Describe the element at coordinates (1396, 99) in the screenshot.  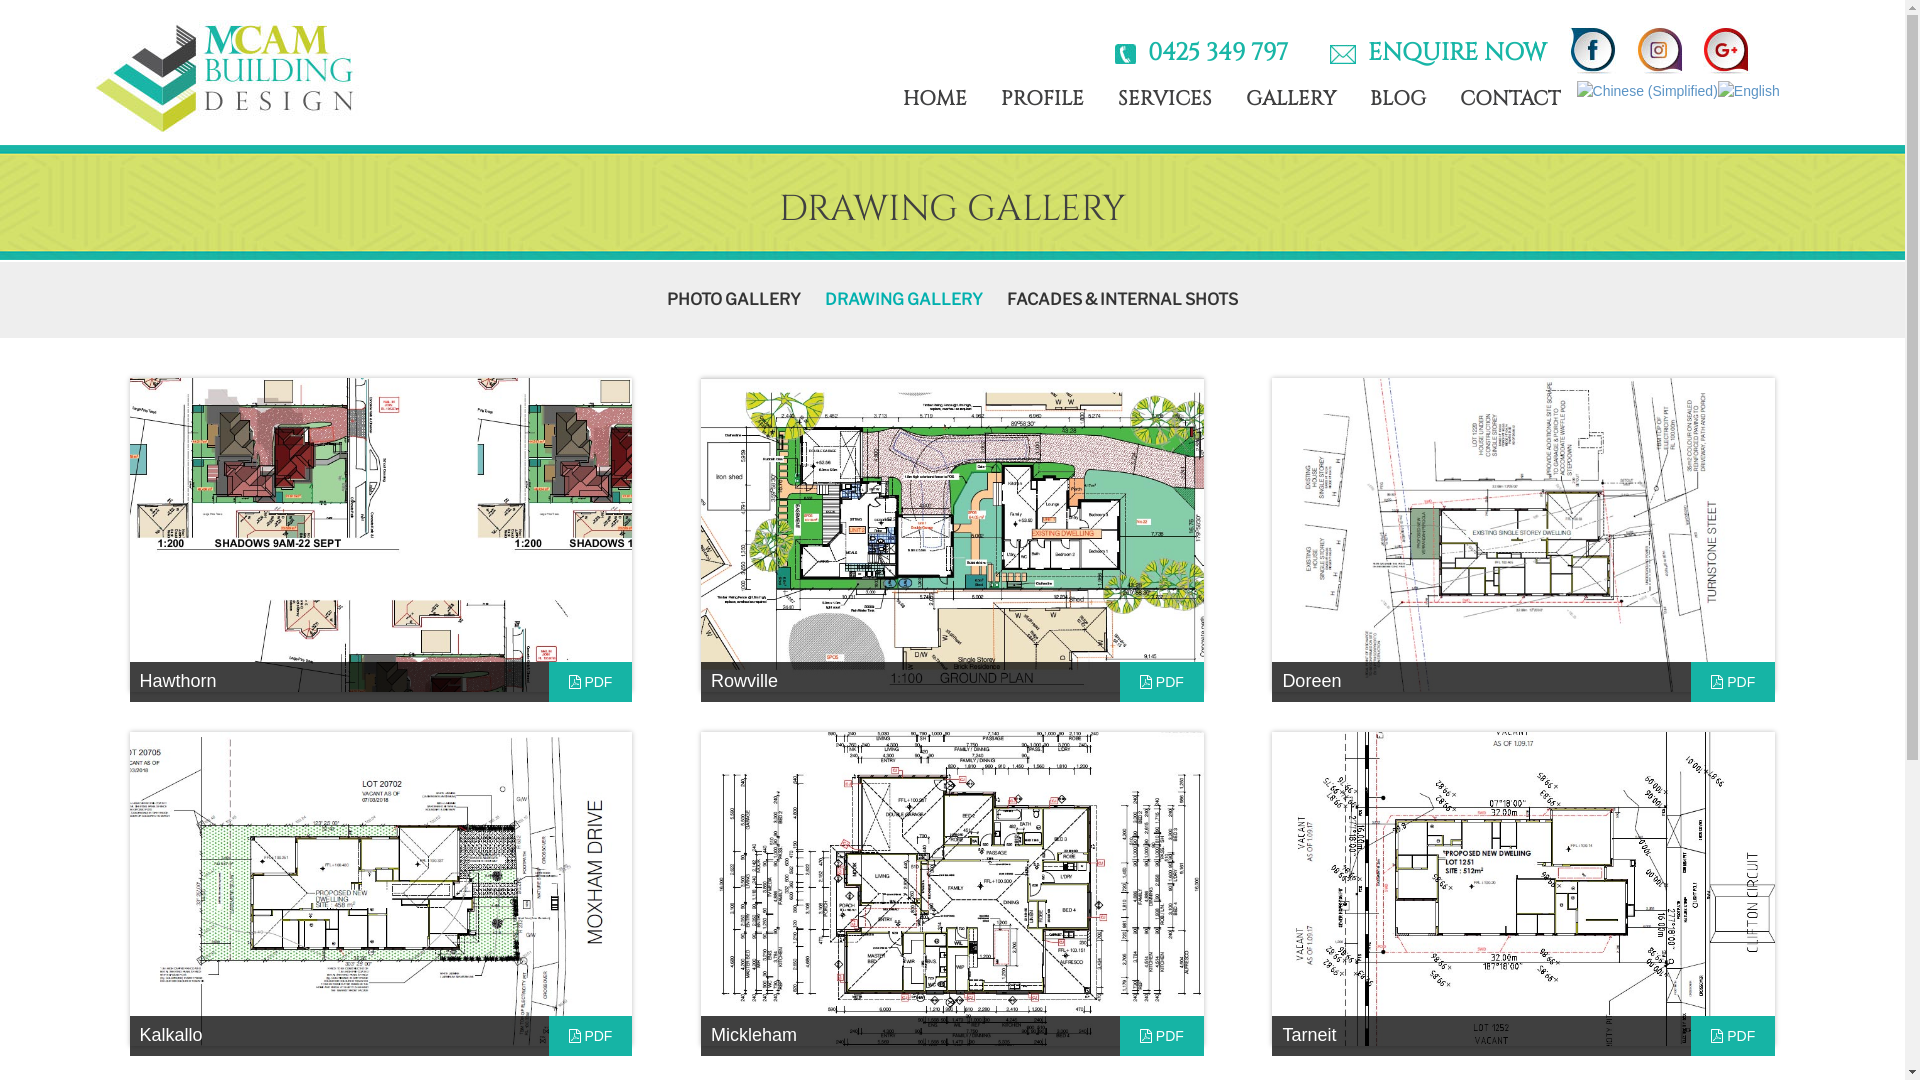
I see `'BLOG'` at that location.